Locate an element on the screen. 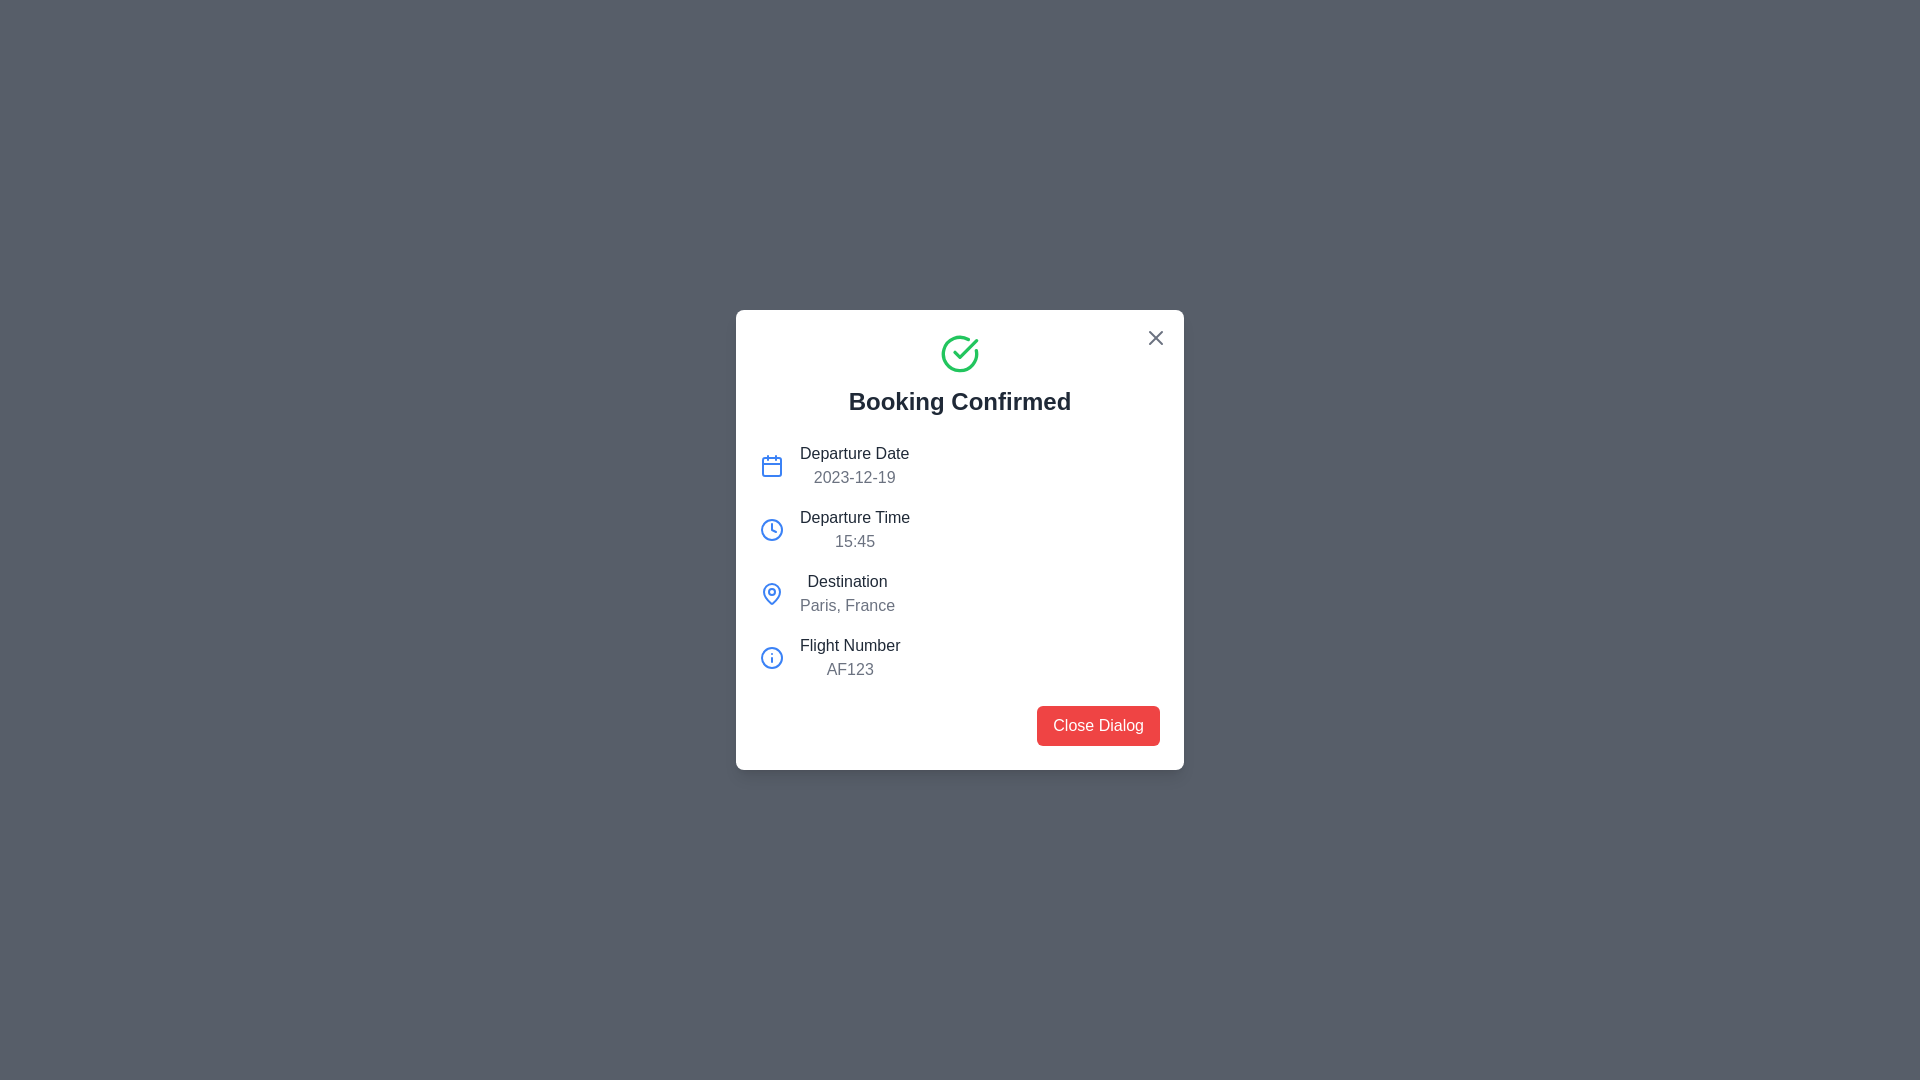 The height and width of the screenshot is (1080, 1920). the text label reading 'Destination', which is styled with a medium font-weight and dark gray text color, located beneath 'Departure Time' and above 'Paris, France' is located at coordinates (847, 582).